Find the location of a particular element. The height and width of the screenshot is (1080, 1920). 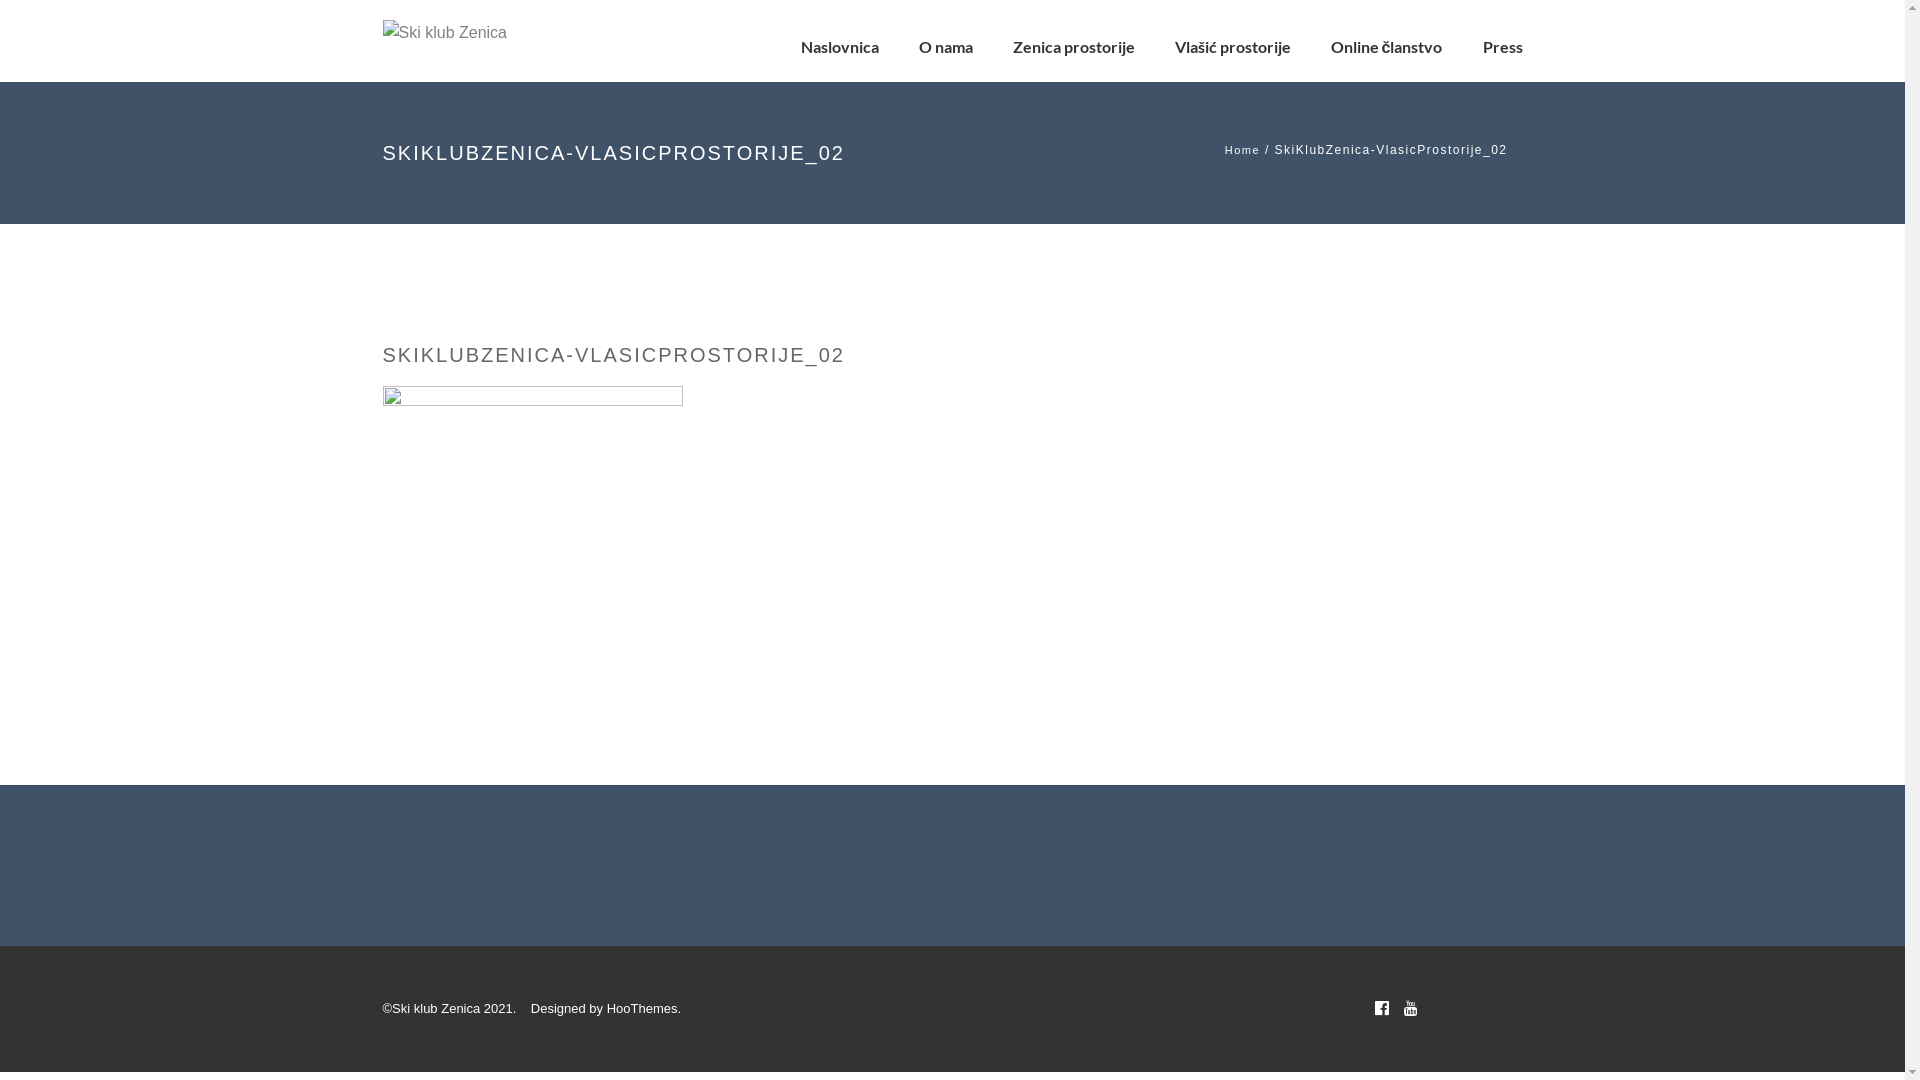

'Zenica prostorije' is located at coordinates (1012, 45).